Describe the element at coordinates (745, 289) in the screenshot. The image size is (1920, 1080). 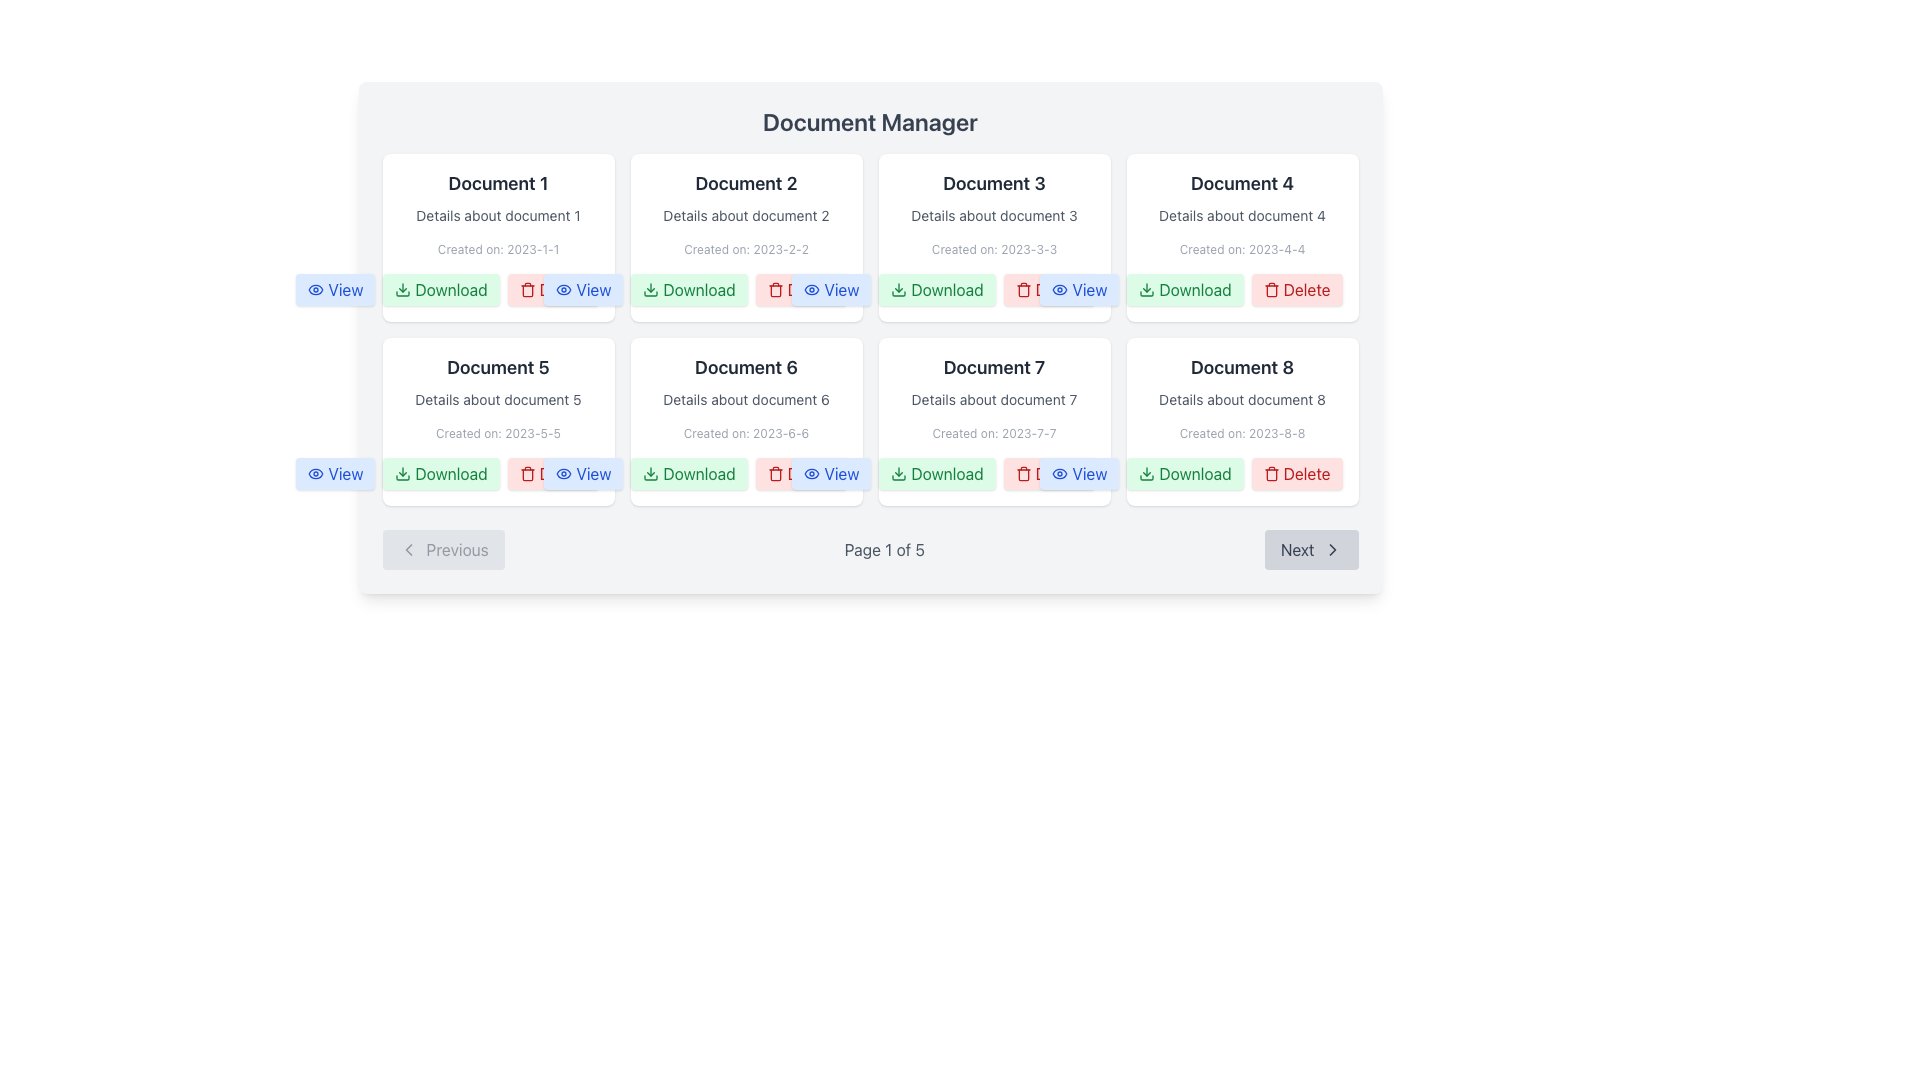
I see `the 'Download' button in the horizontal bar of action buttons located at the bottom of the 'Document 2' card` at that location.